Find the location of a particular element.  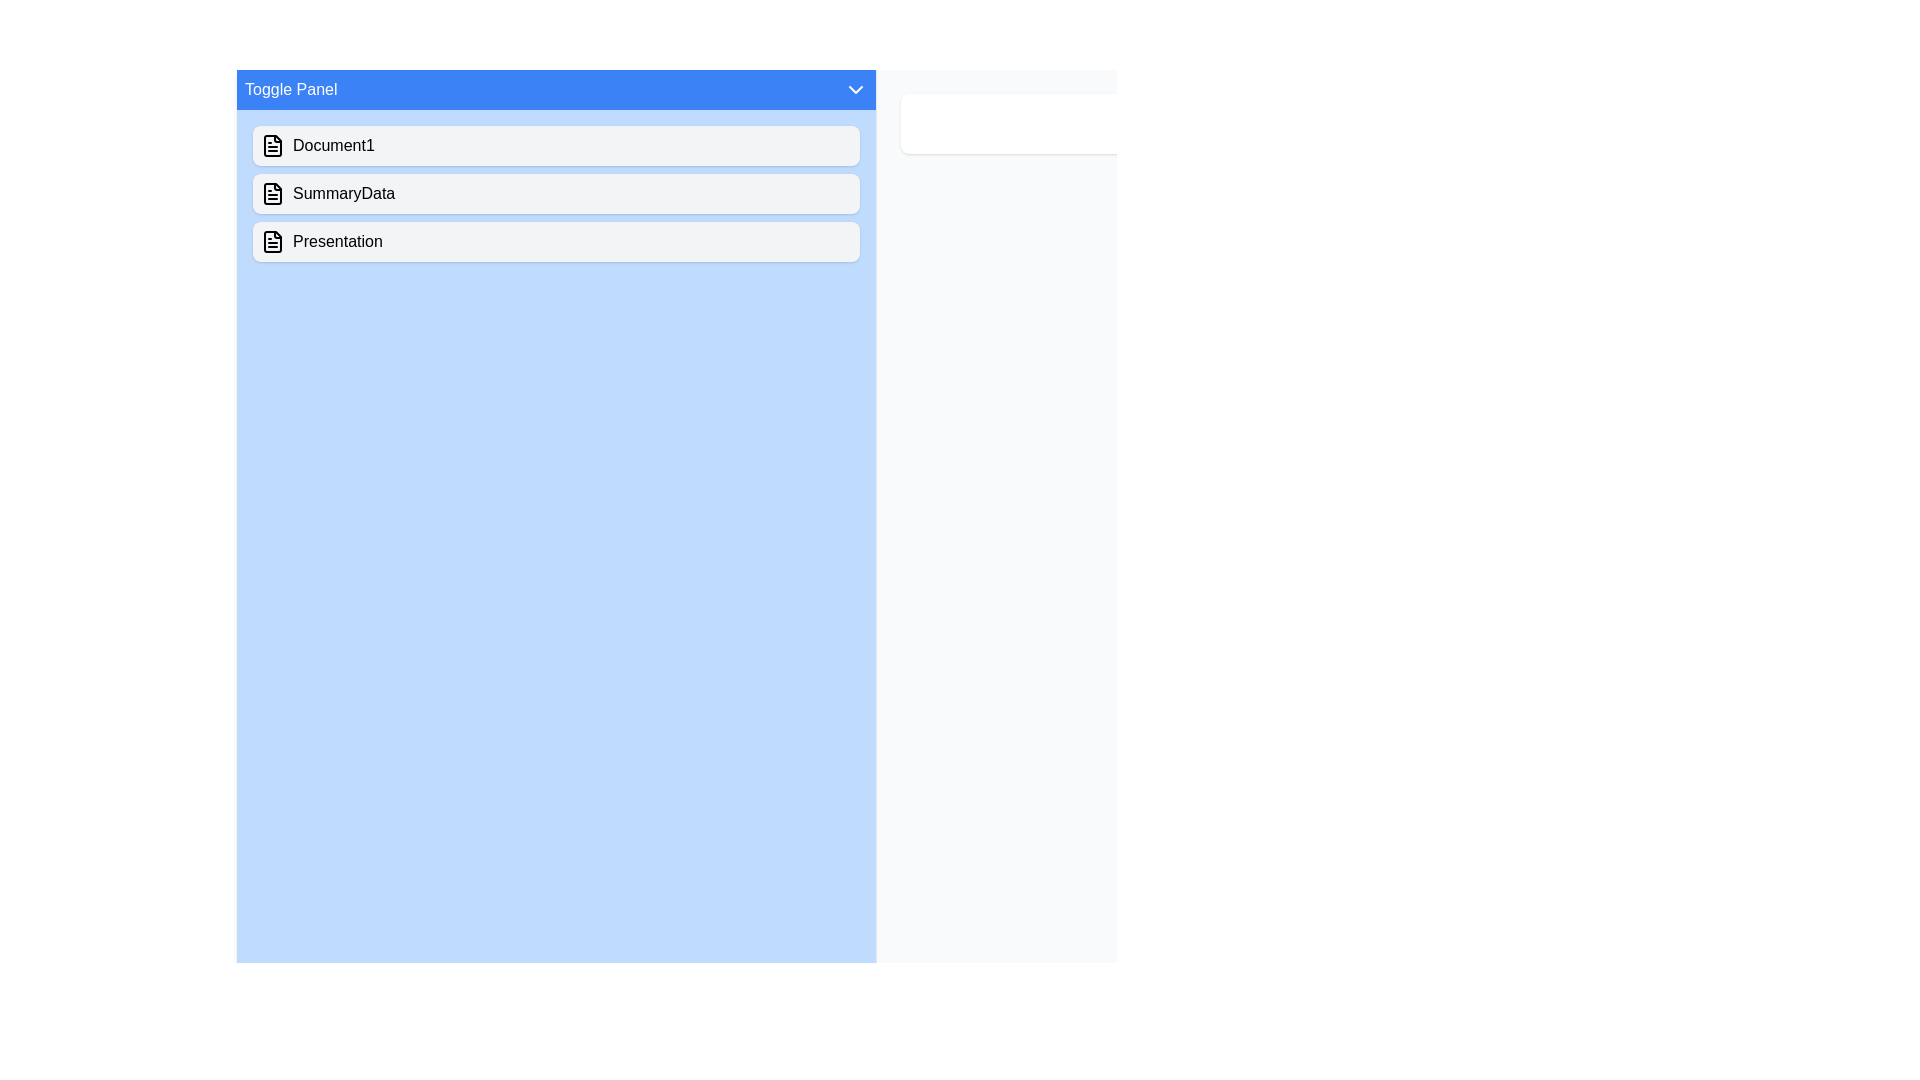

the file icon, which is a minimalistic document representation with a folded corner, located to the left of the 'Presentation' label in the third button of the vertical options list is located at coordinates (272, 241).